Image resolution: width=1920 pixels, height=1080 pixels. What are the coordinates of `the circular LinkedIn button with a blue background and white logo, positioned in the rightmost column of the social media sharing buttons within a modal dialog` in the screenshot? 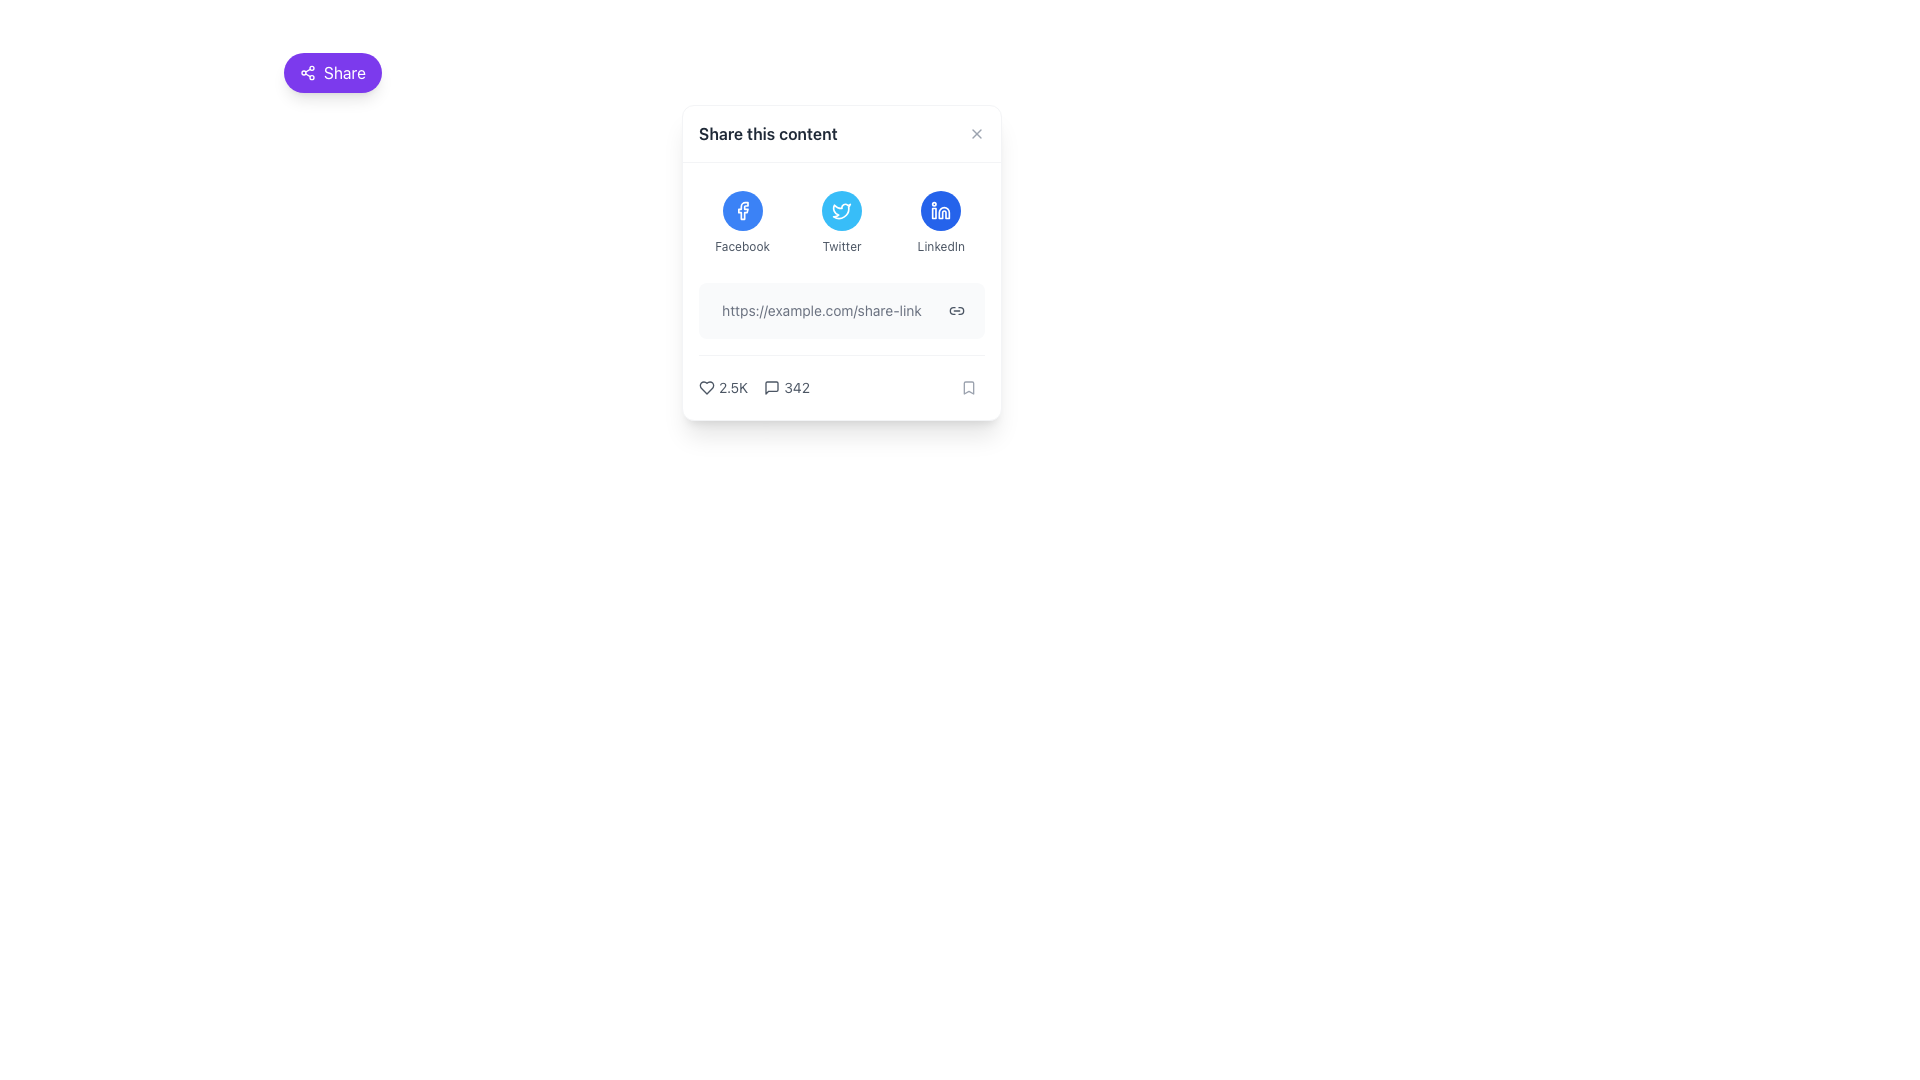 It's located at (940, 211).